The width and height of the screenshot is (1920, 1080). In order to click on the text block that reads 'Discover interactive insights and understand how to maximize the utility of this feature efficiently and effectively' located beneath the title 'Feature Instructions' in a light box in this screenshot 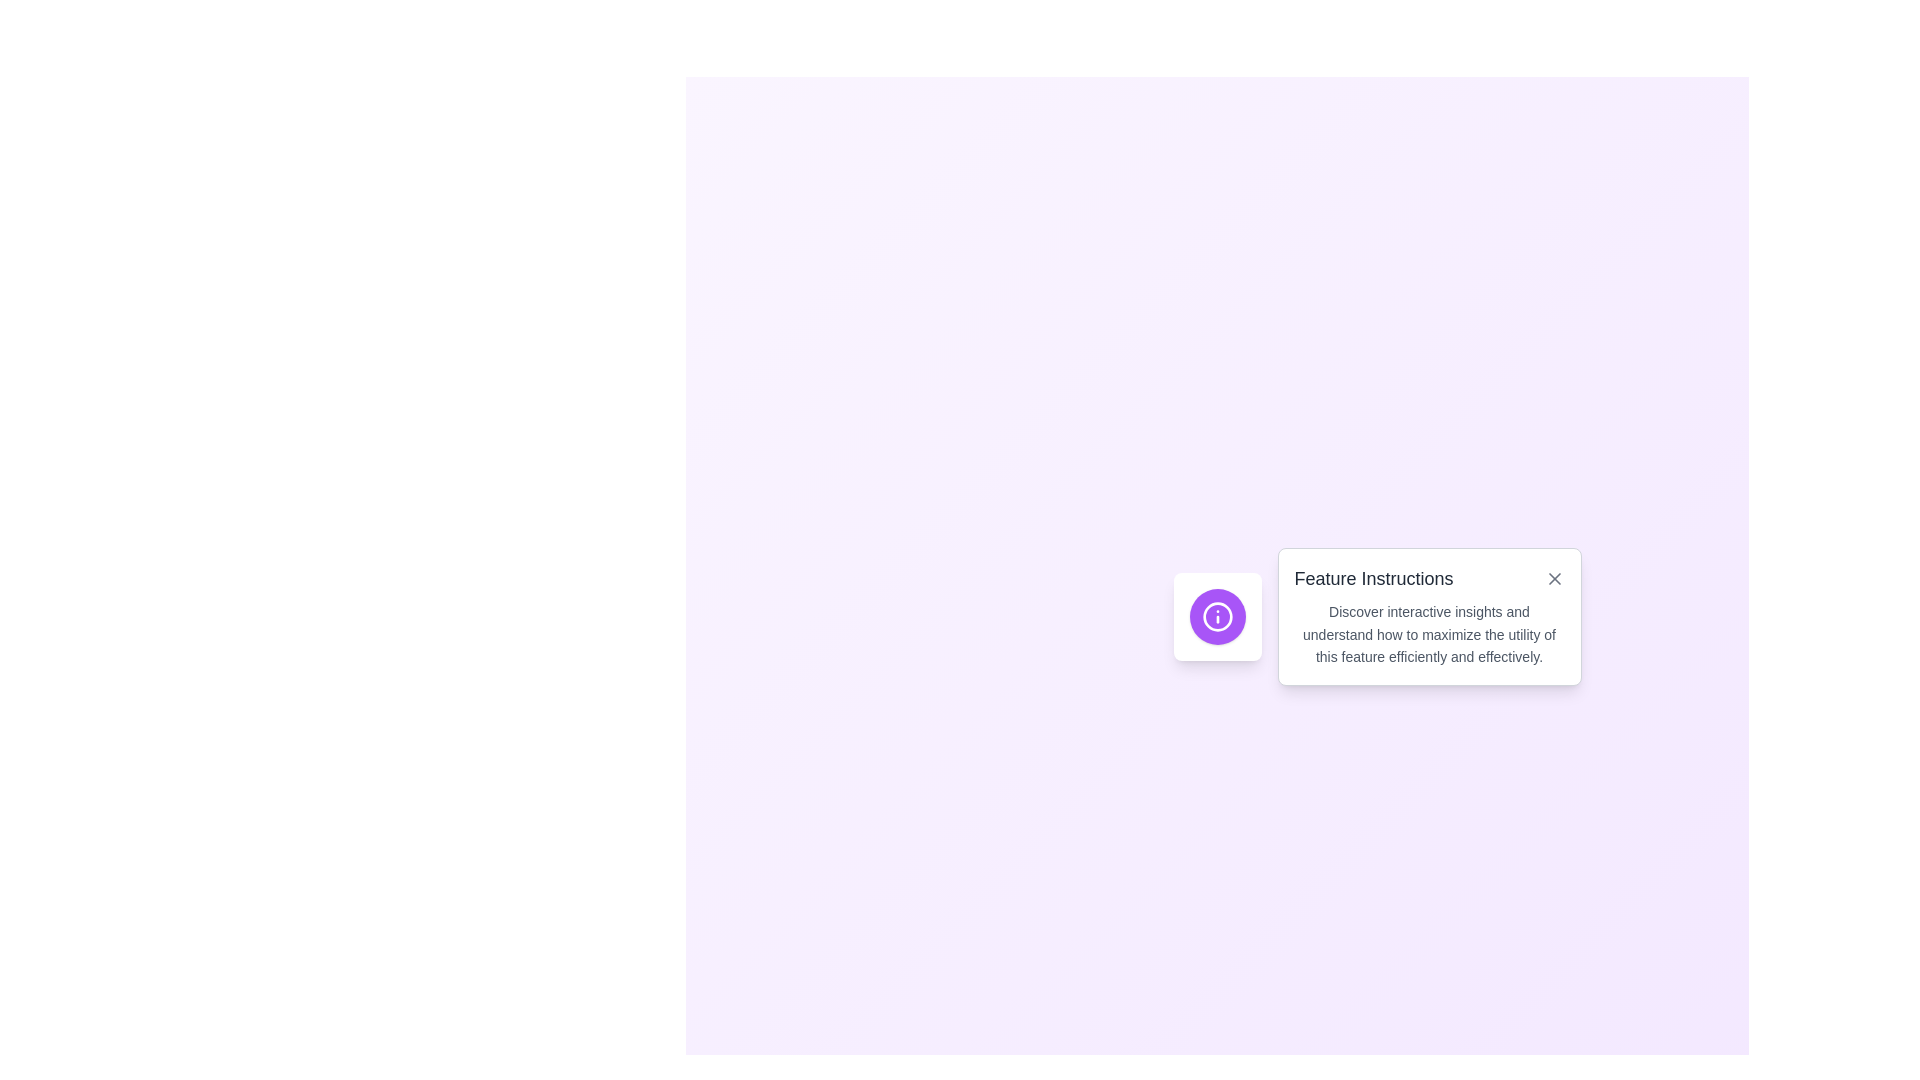, I will do `click(1428, 635)`.